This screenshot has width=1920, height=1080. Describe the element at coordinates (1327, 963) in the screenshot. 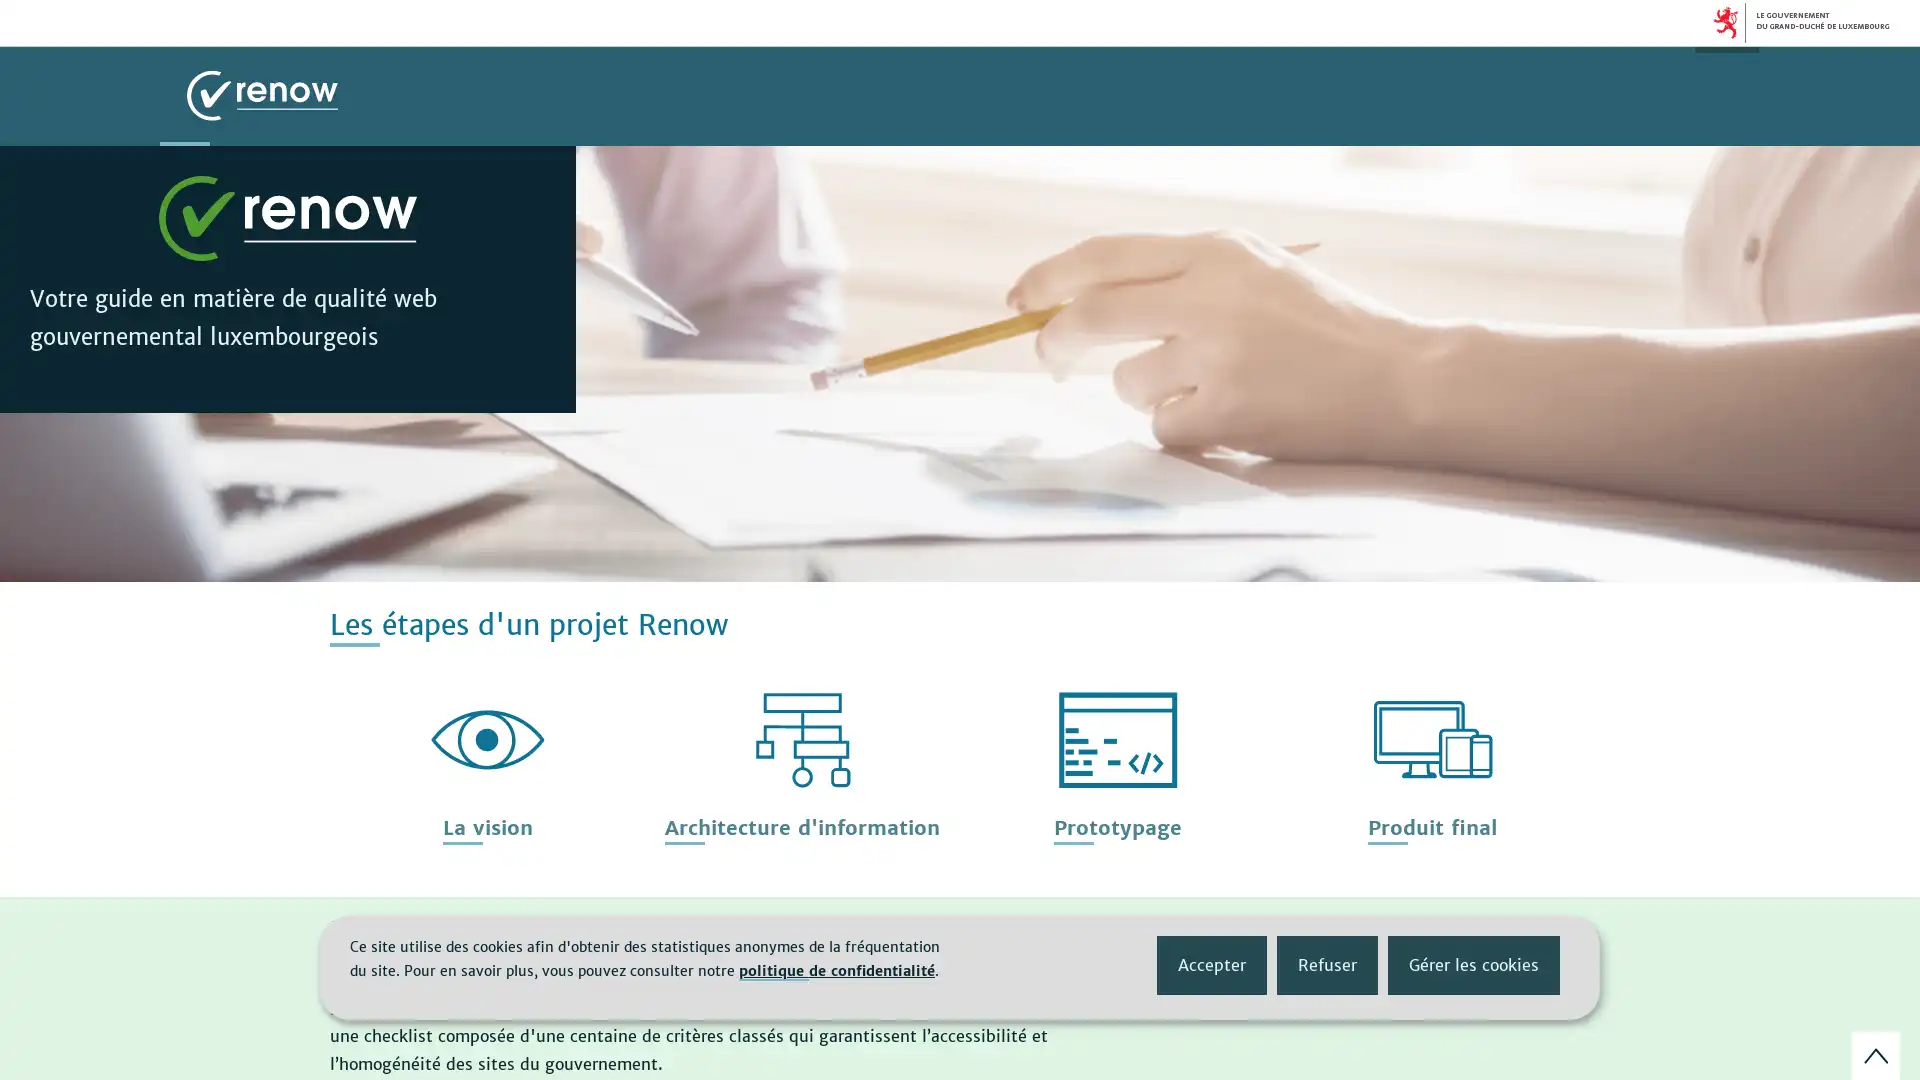

I see `Refuser` at that location.